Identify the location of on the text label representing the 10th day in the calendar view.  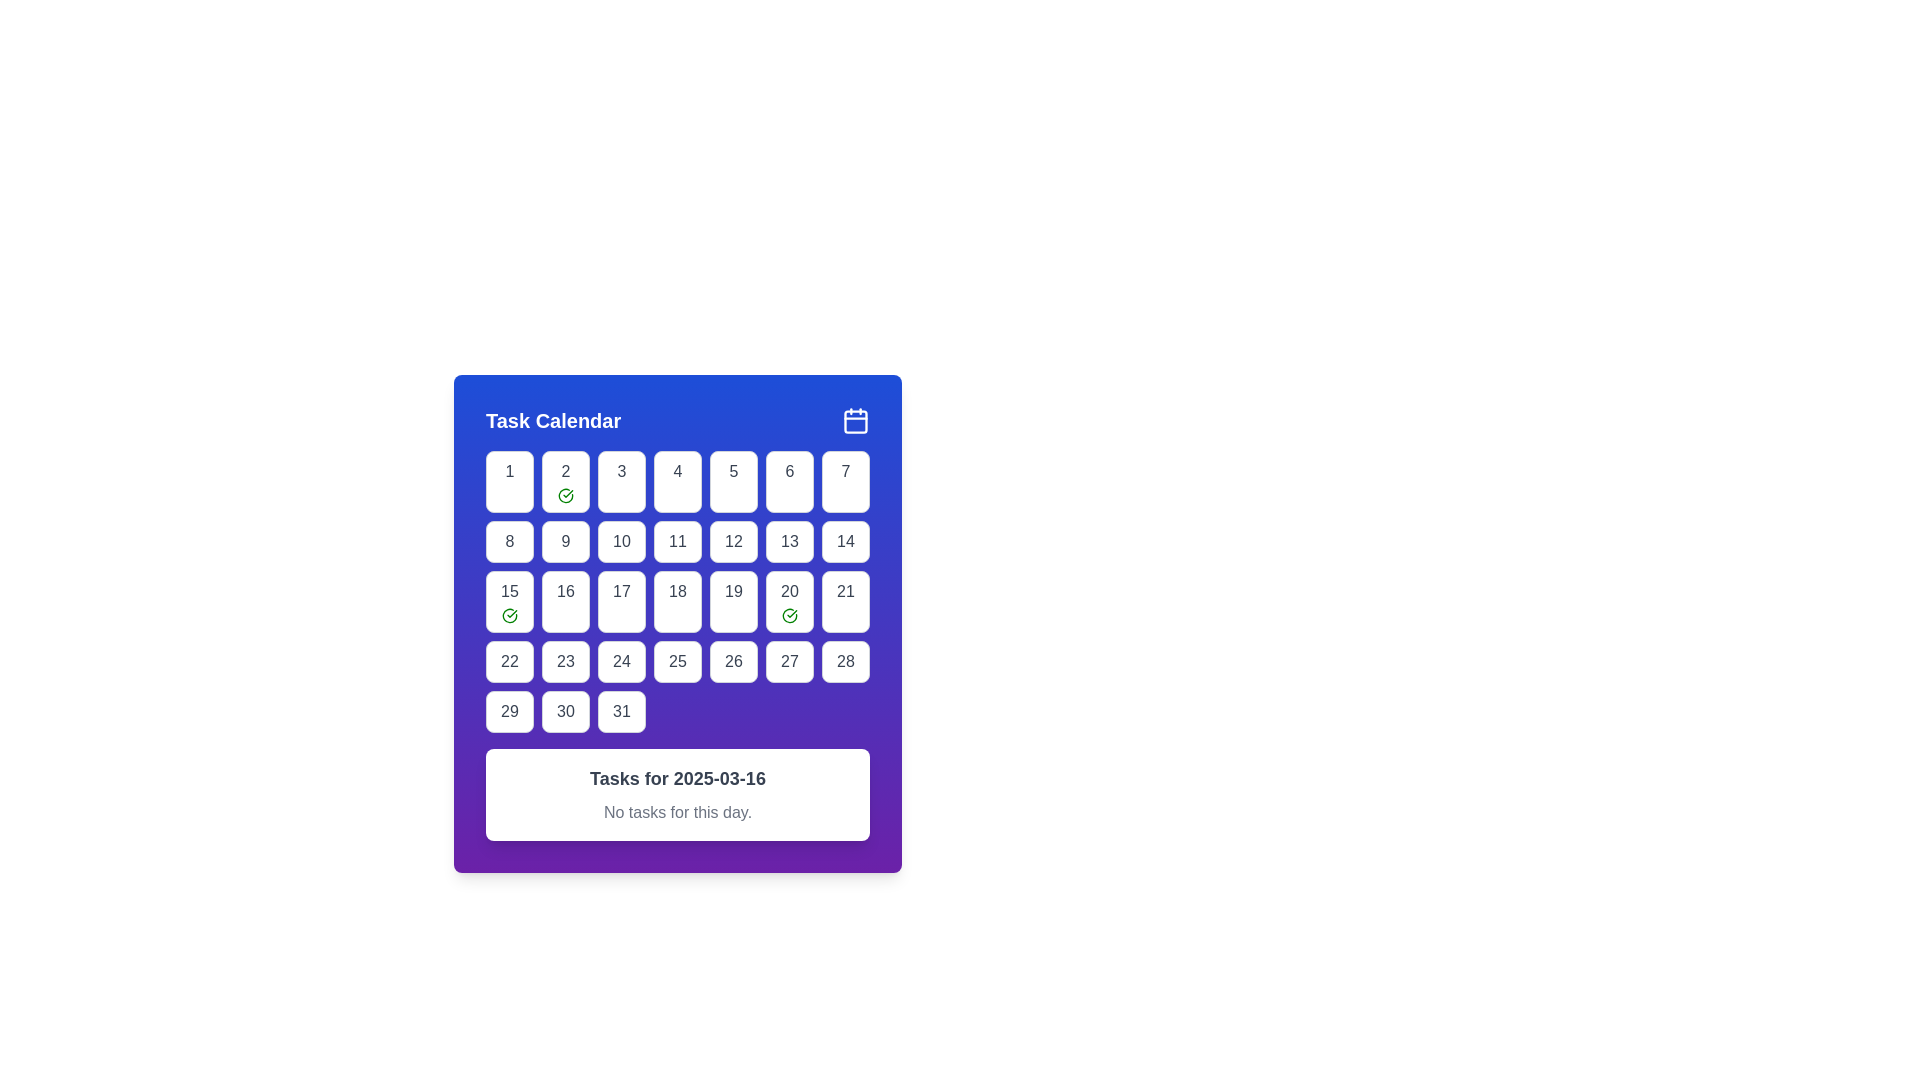
(621, 542).